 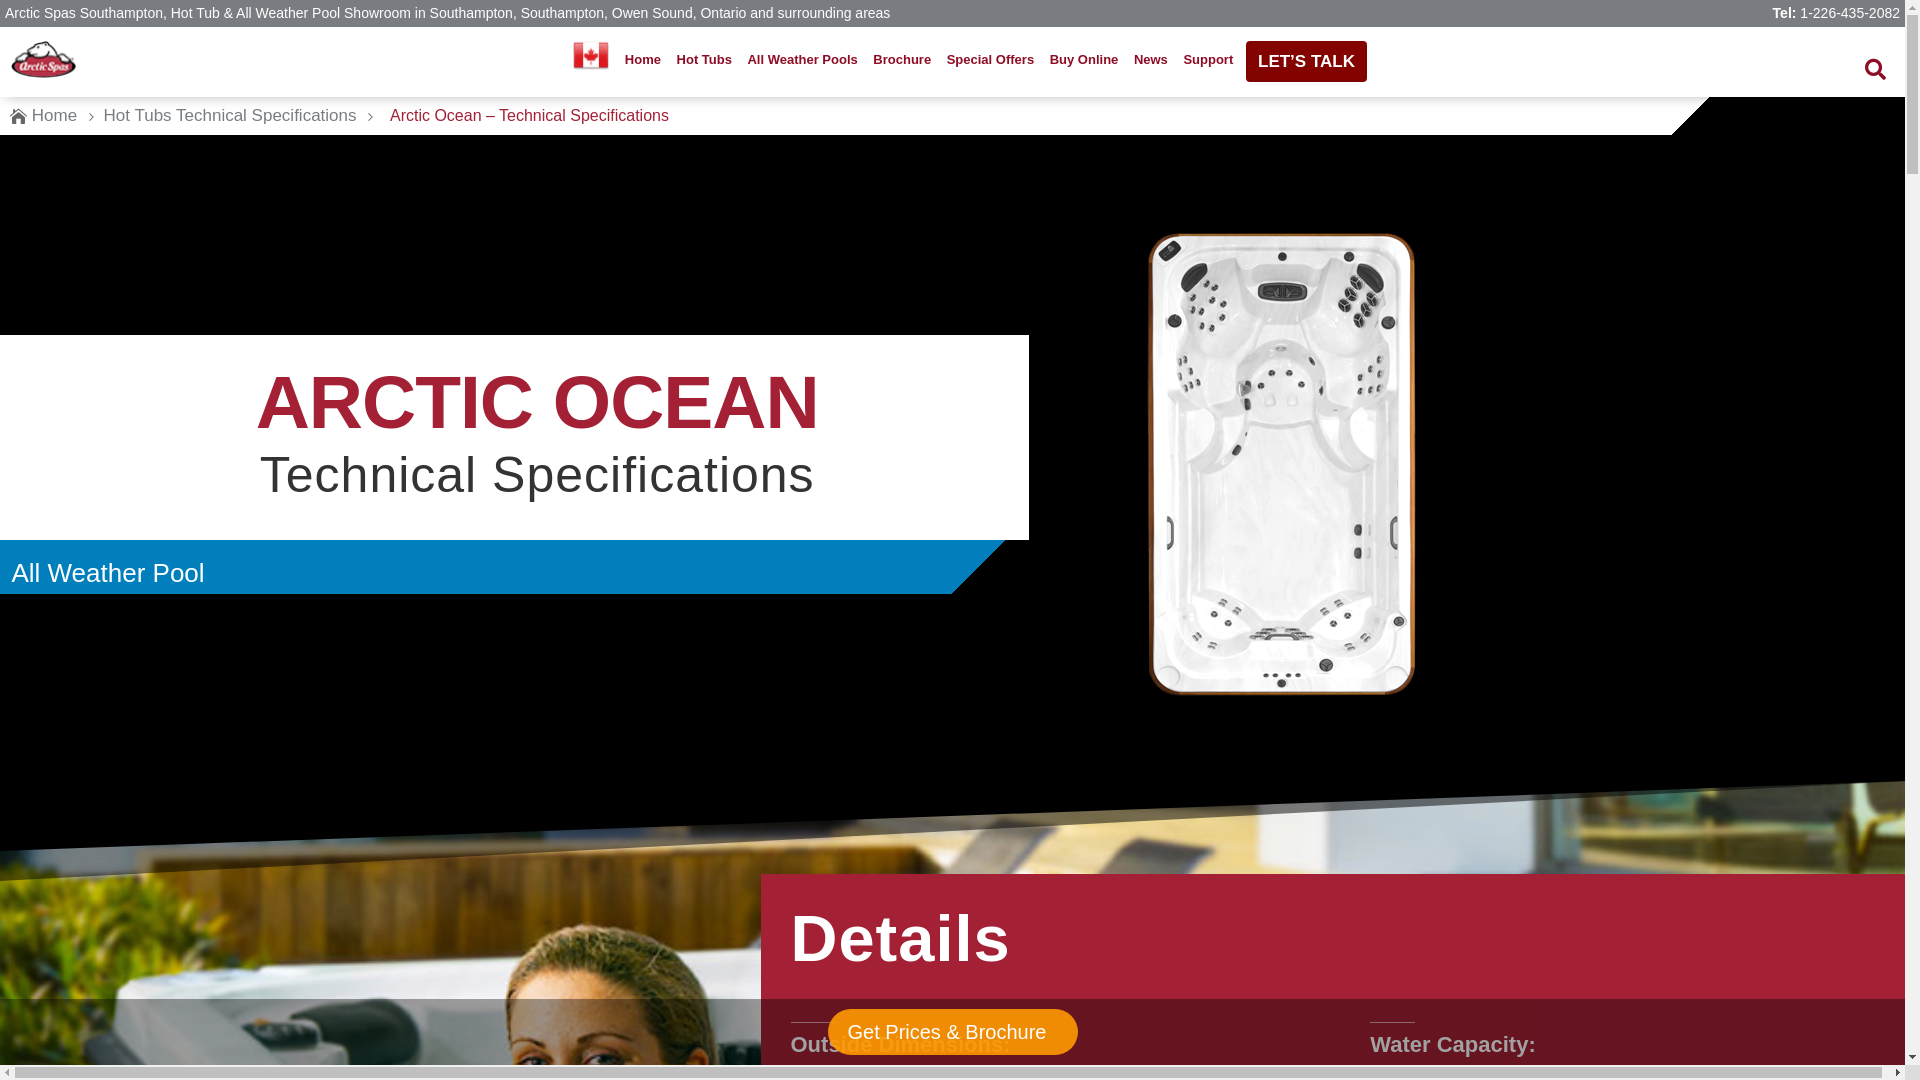 What do you see at coordinates (32, 115) in the screenshot?
I see `'Home'` at bounding box center [32, 115].